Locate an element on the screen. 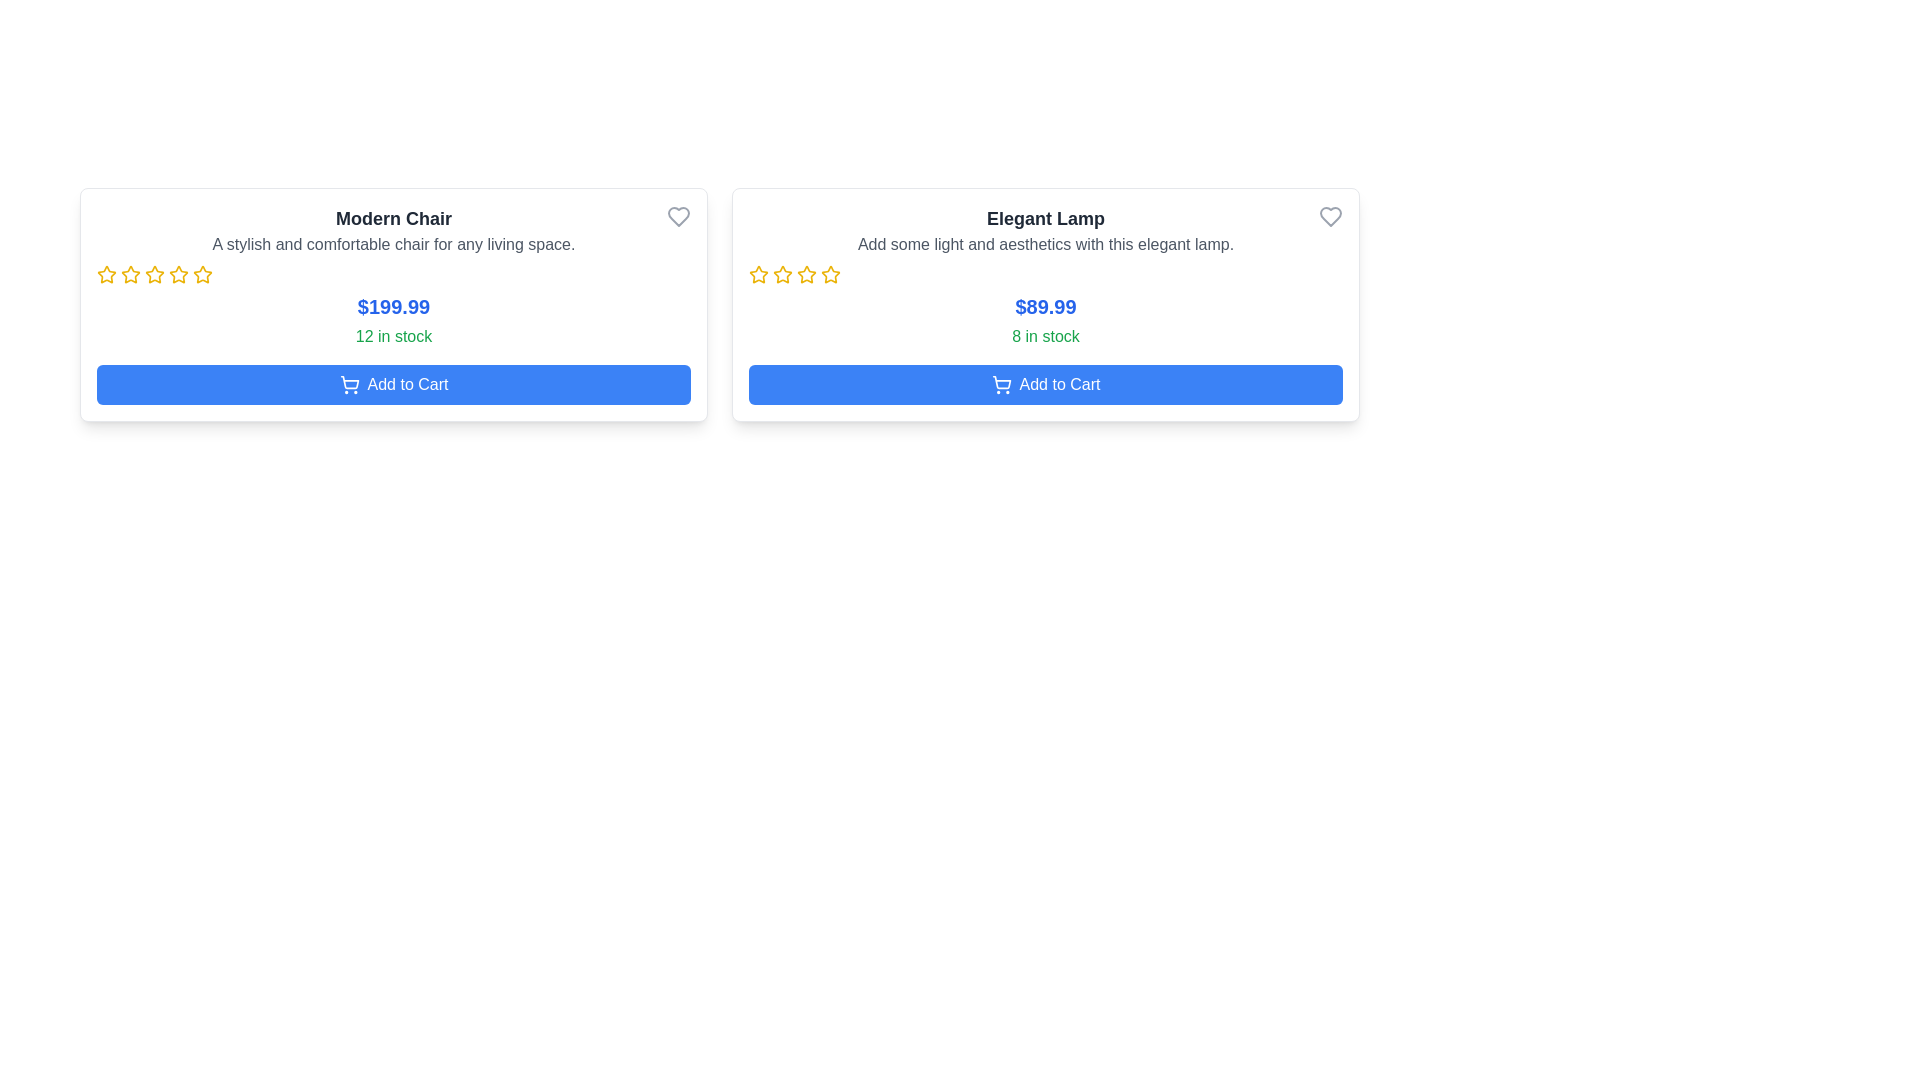  the Header text element that identifies the product as 'Elegant Lamp', located at the top of the right card in a two-card layout is located at coordinates (1045, 219).